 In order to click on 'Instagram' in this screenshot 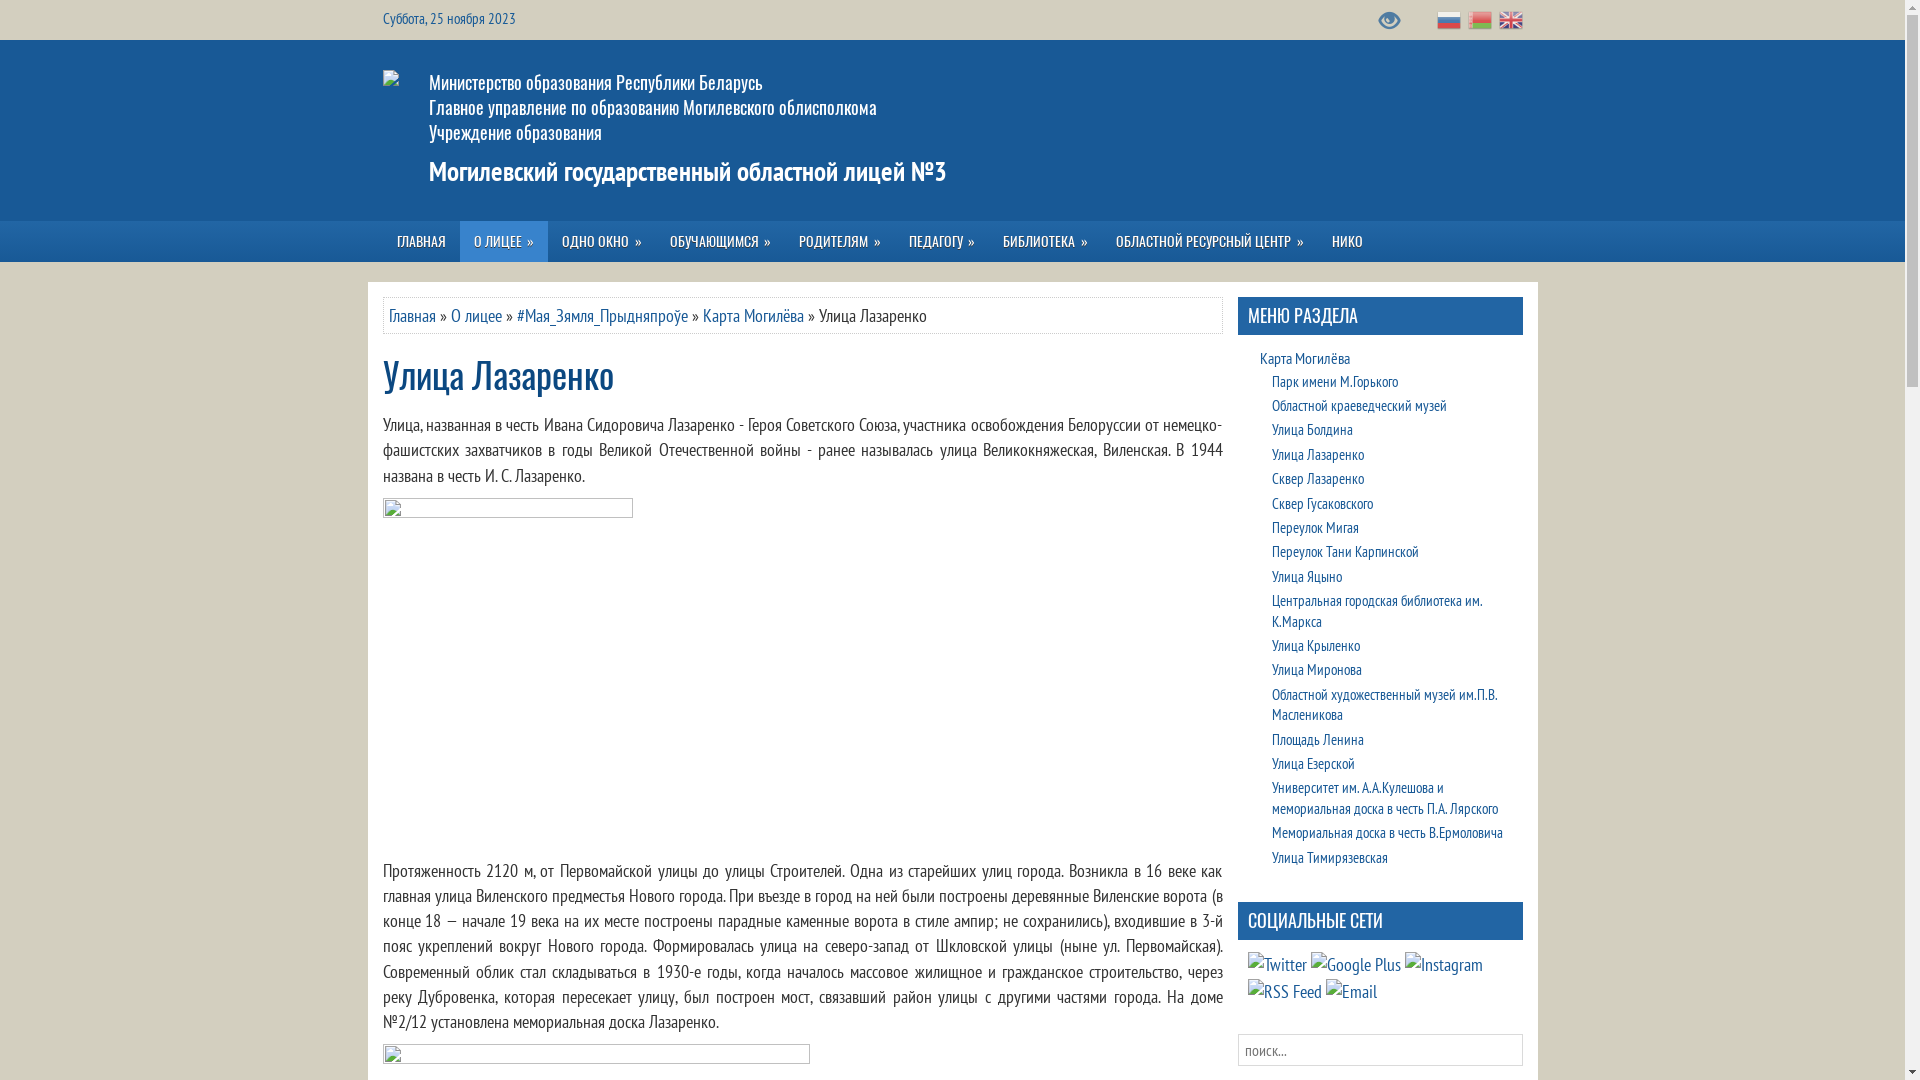, I will do `click(1443, 963)`.